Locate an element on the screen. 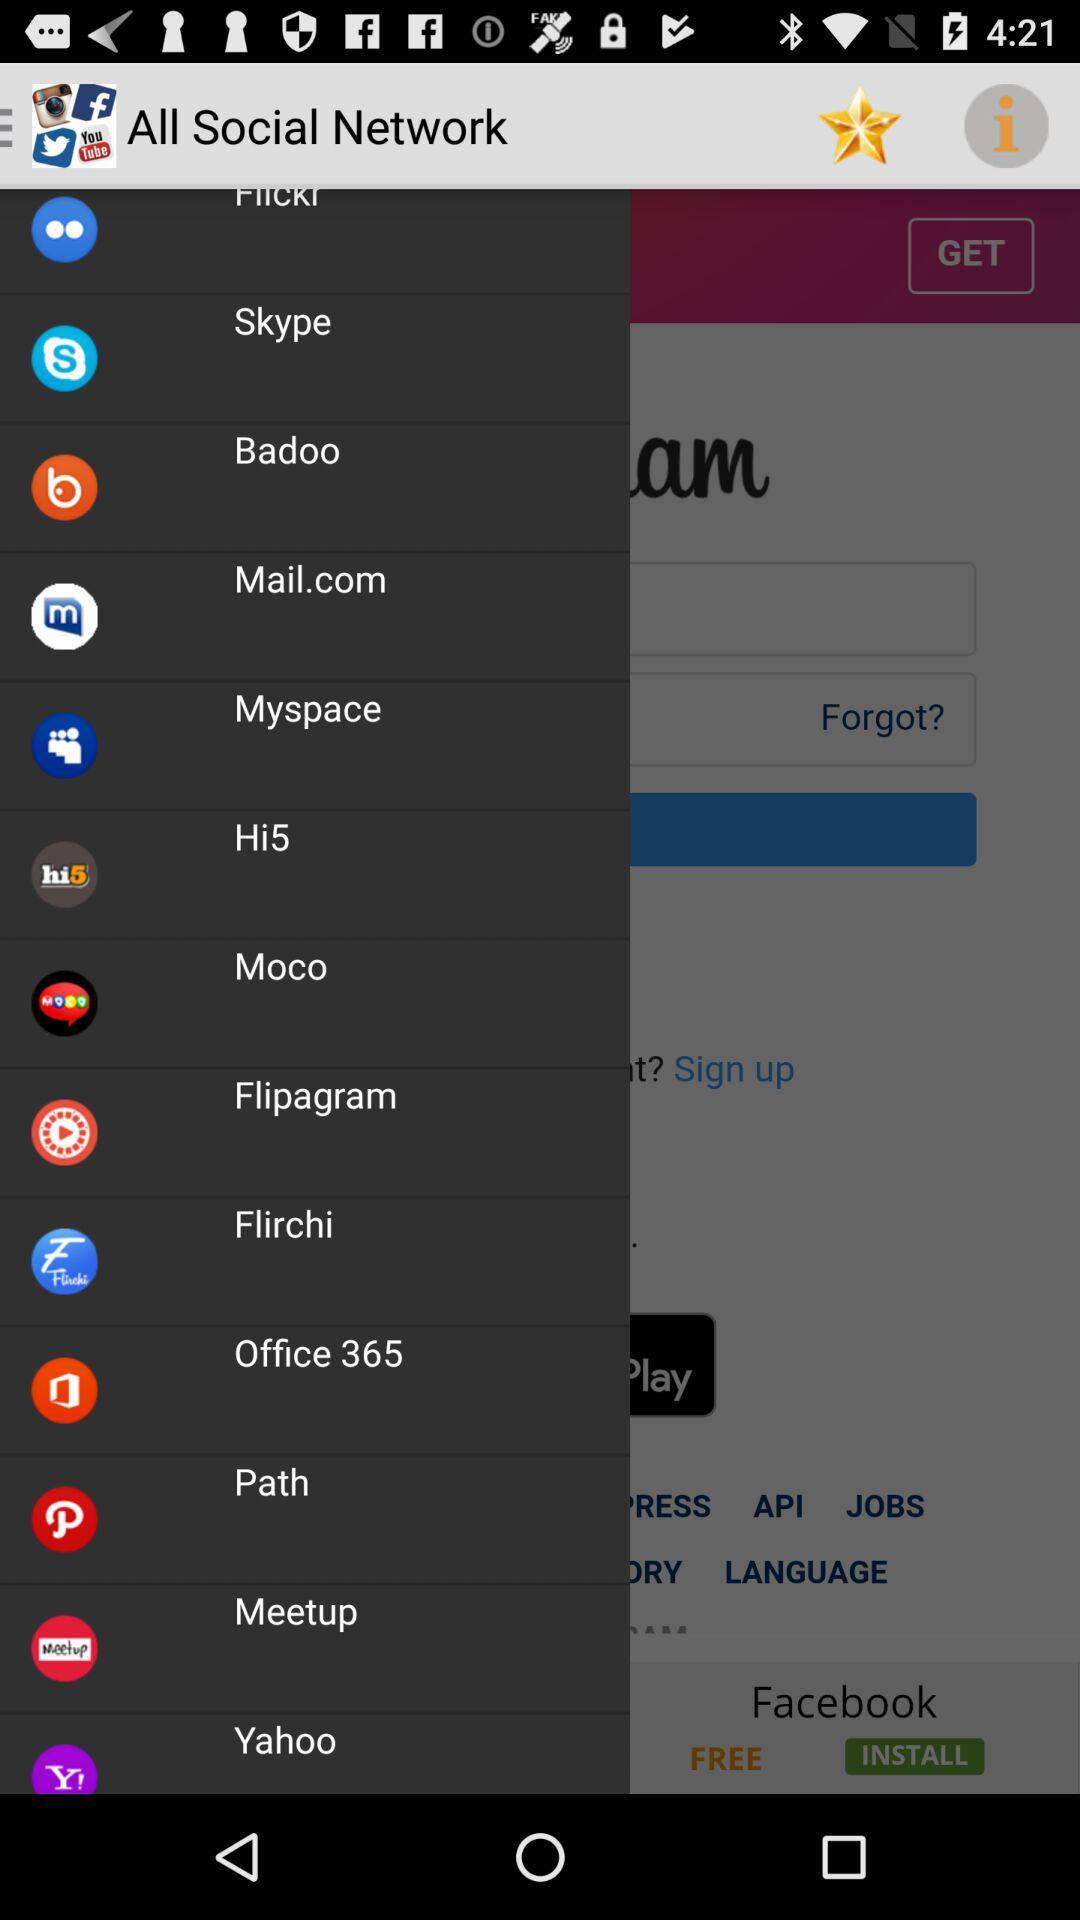  the meetup app is located at coordinates (295, 1610).